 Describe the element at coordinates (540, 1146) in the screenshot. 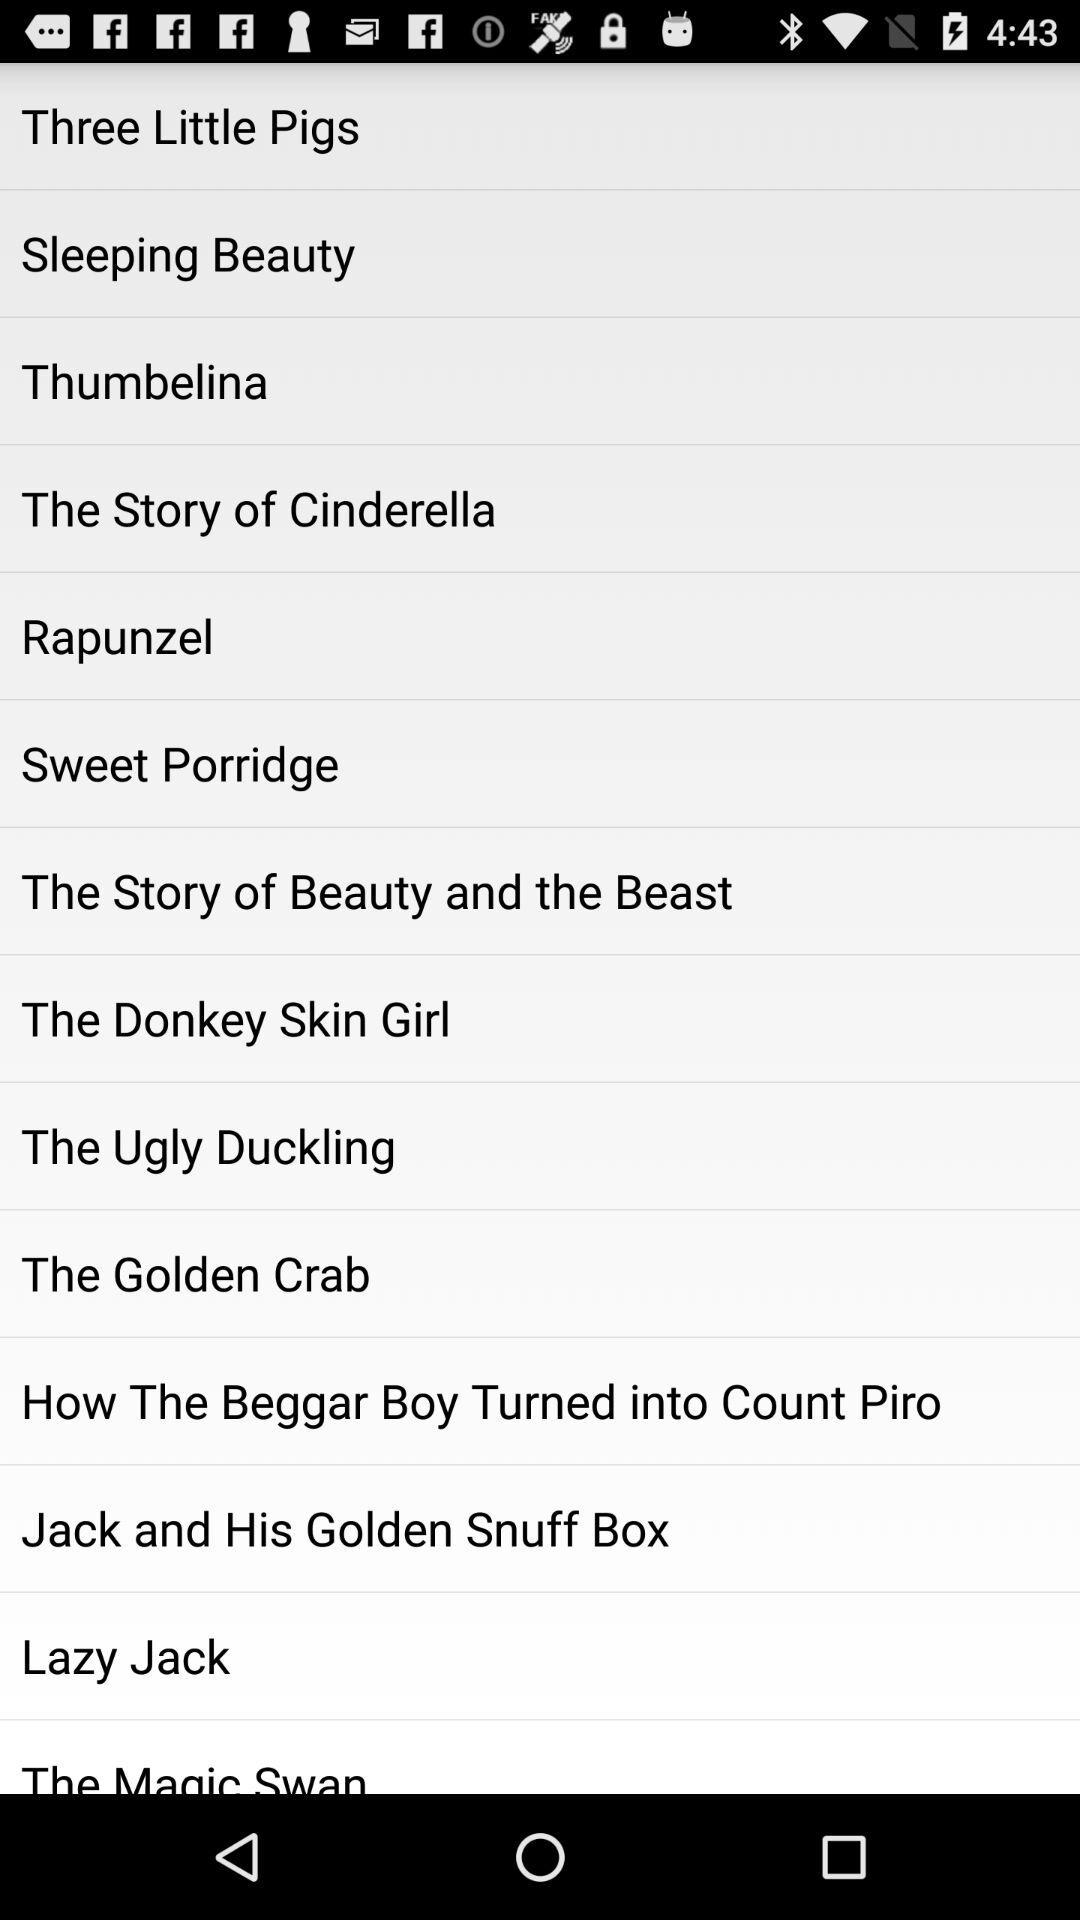

I see `app above the the golden crab app` at that location.